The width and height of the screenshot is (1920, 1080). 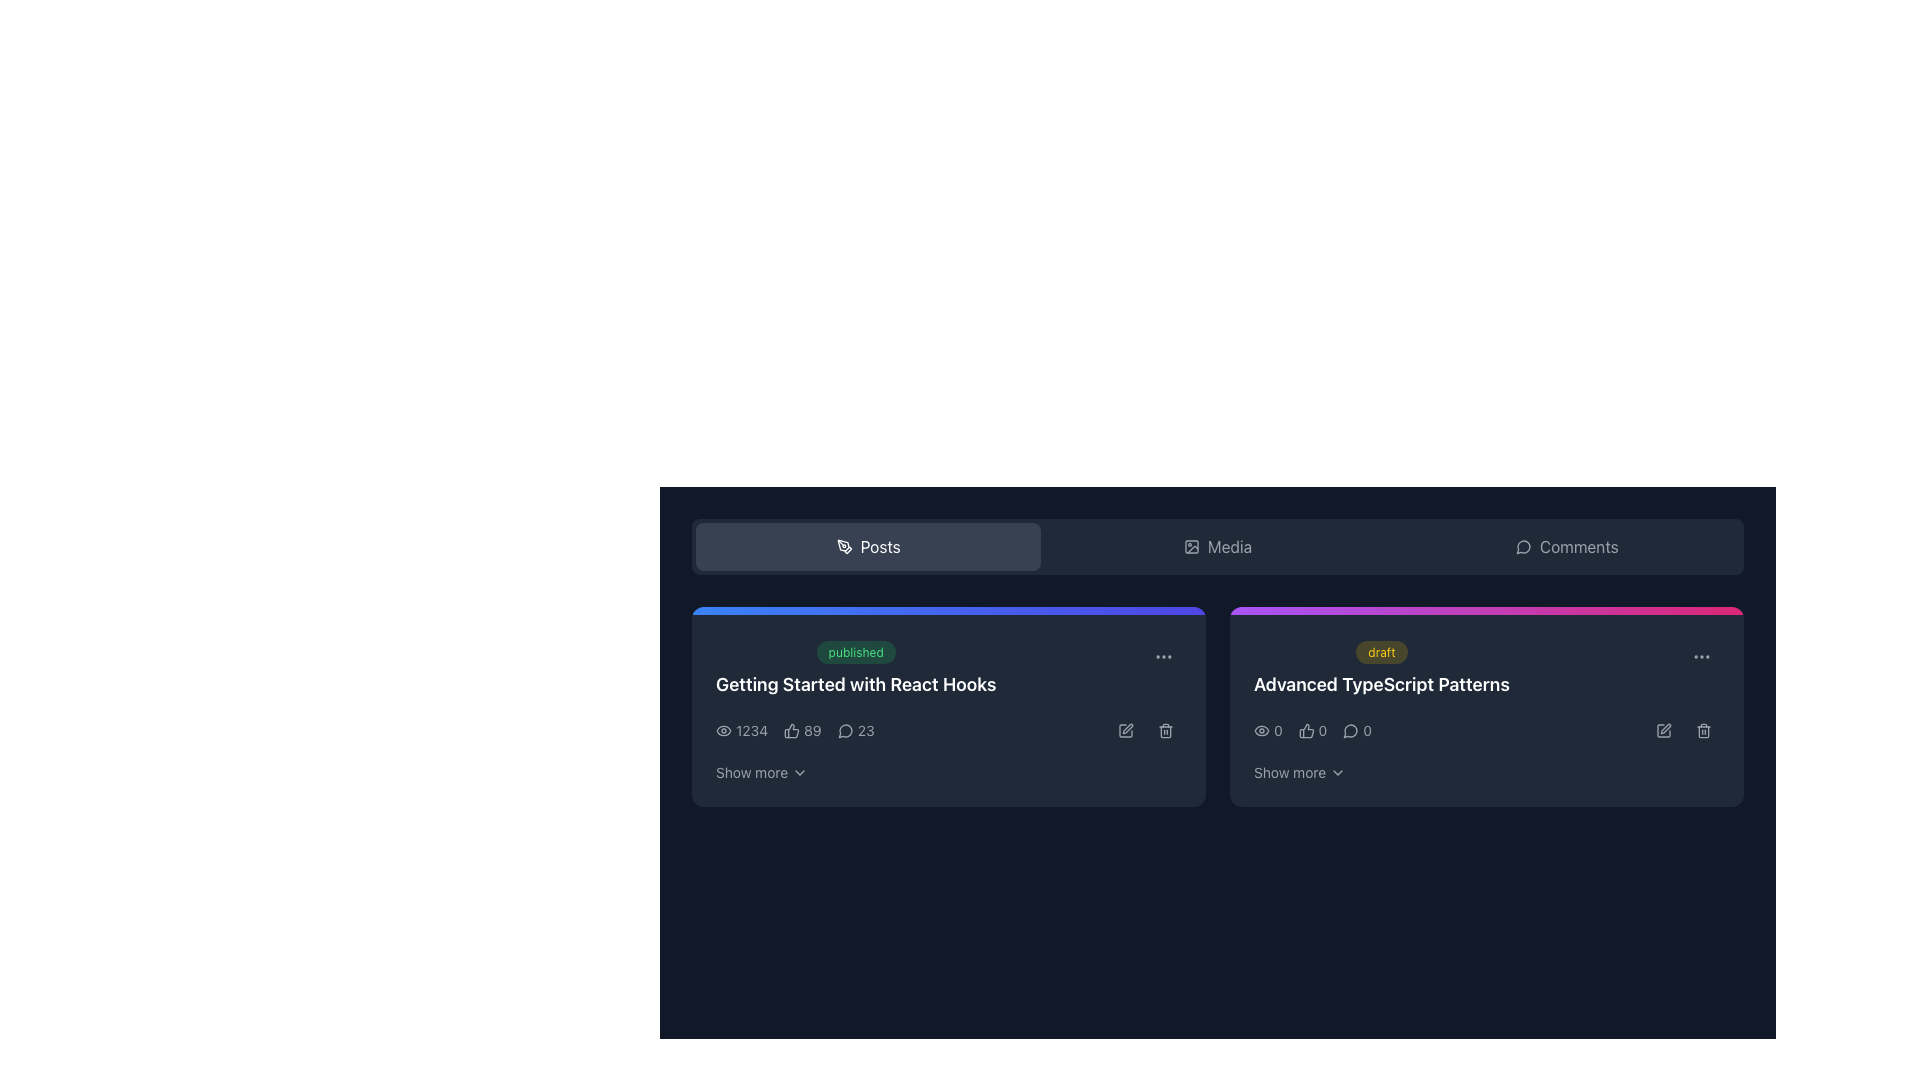 What do you see at coordinates (1191, 547) in the screenshot?
I see `'Media' icon located at the leftmost part of the navigation button labeled 'Media' in the horizontal navigation bar` at bounding box center [1191, 547].